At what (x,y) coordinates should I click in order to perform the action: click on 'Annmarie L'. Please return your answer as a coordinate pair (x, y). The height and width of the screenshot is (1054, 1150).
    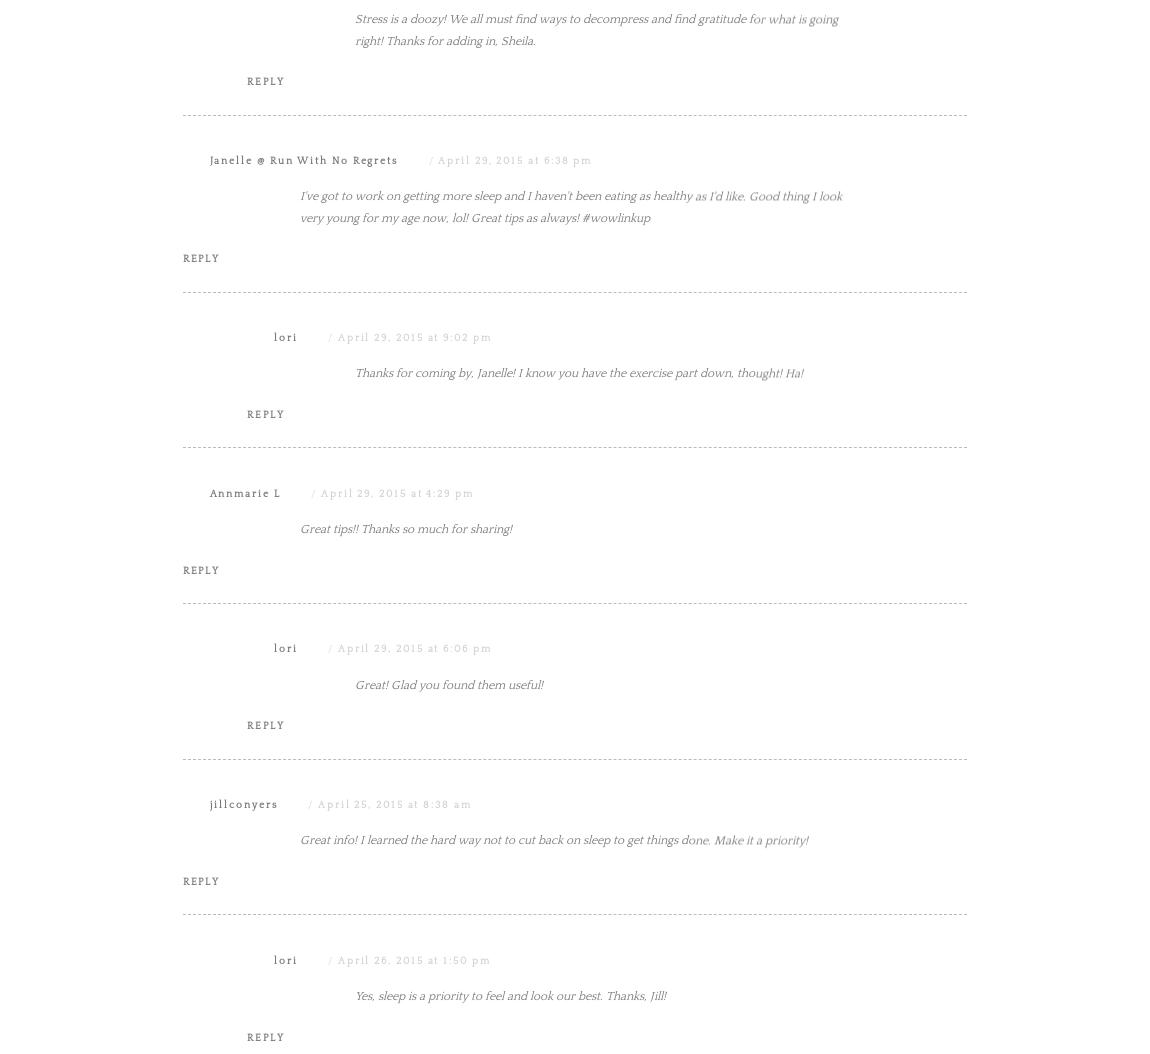
    Looking at the image, I should click on (207, 694).